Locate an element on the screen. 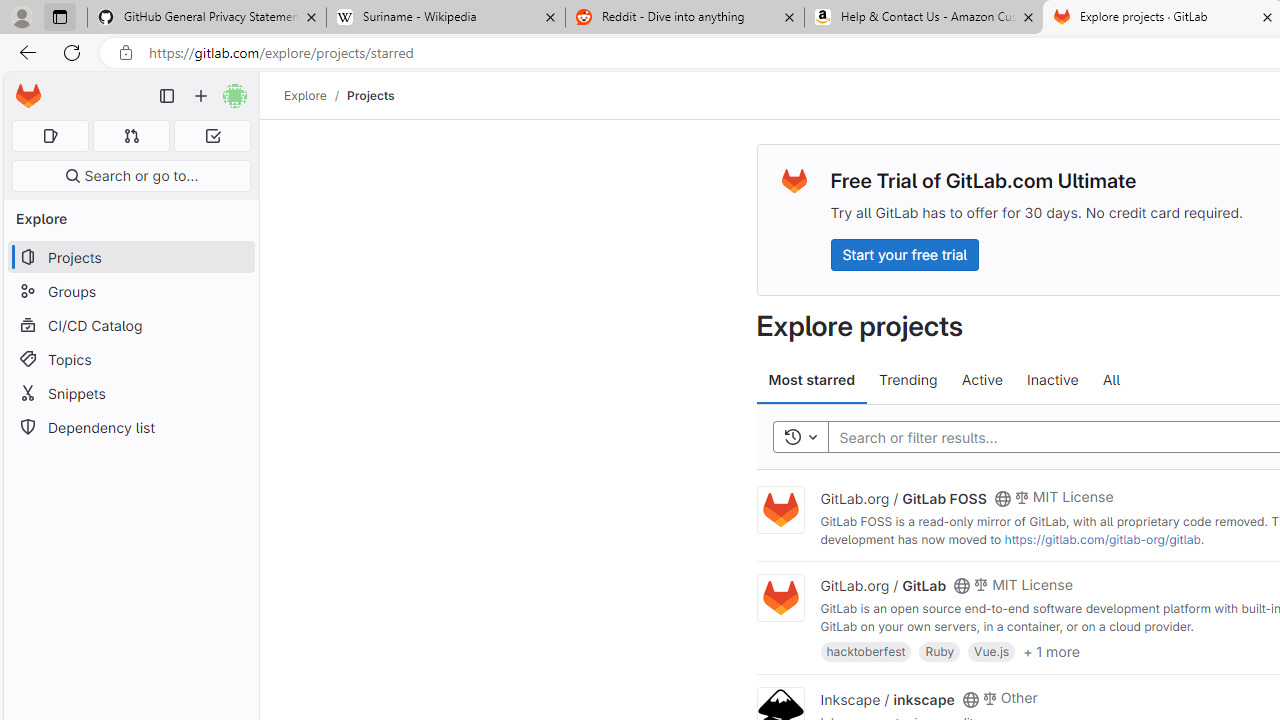 The width and height of the screenshot is (1280, 720). 'GitLab.org / GitLab' is located at coordinates (882, 585).